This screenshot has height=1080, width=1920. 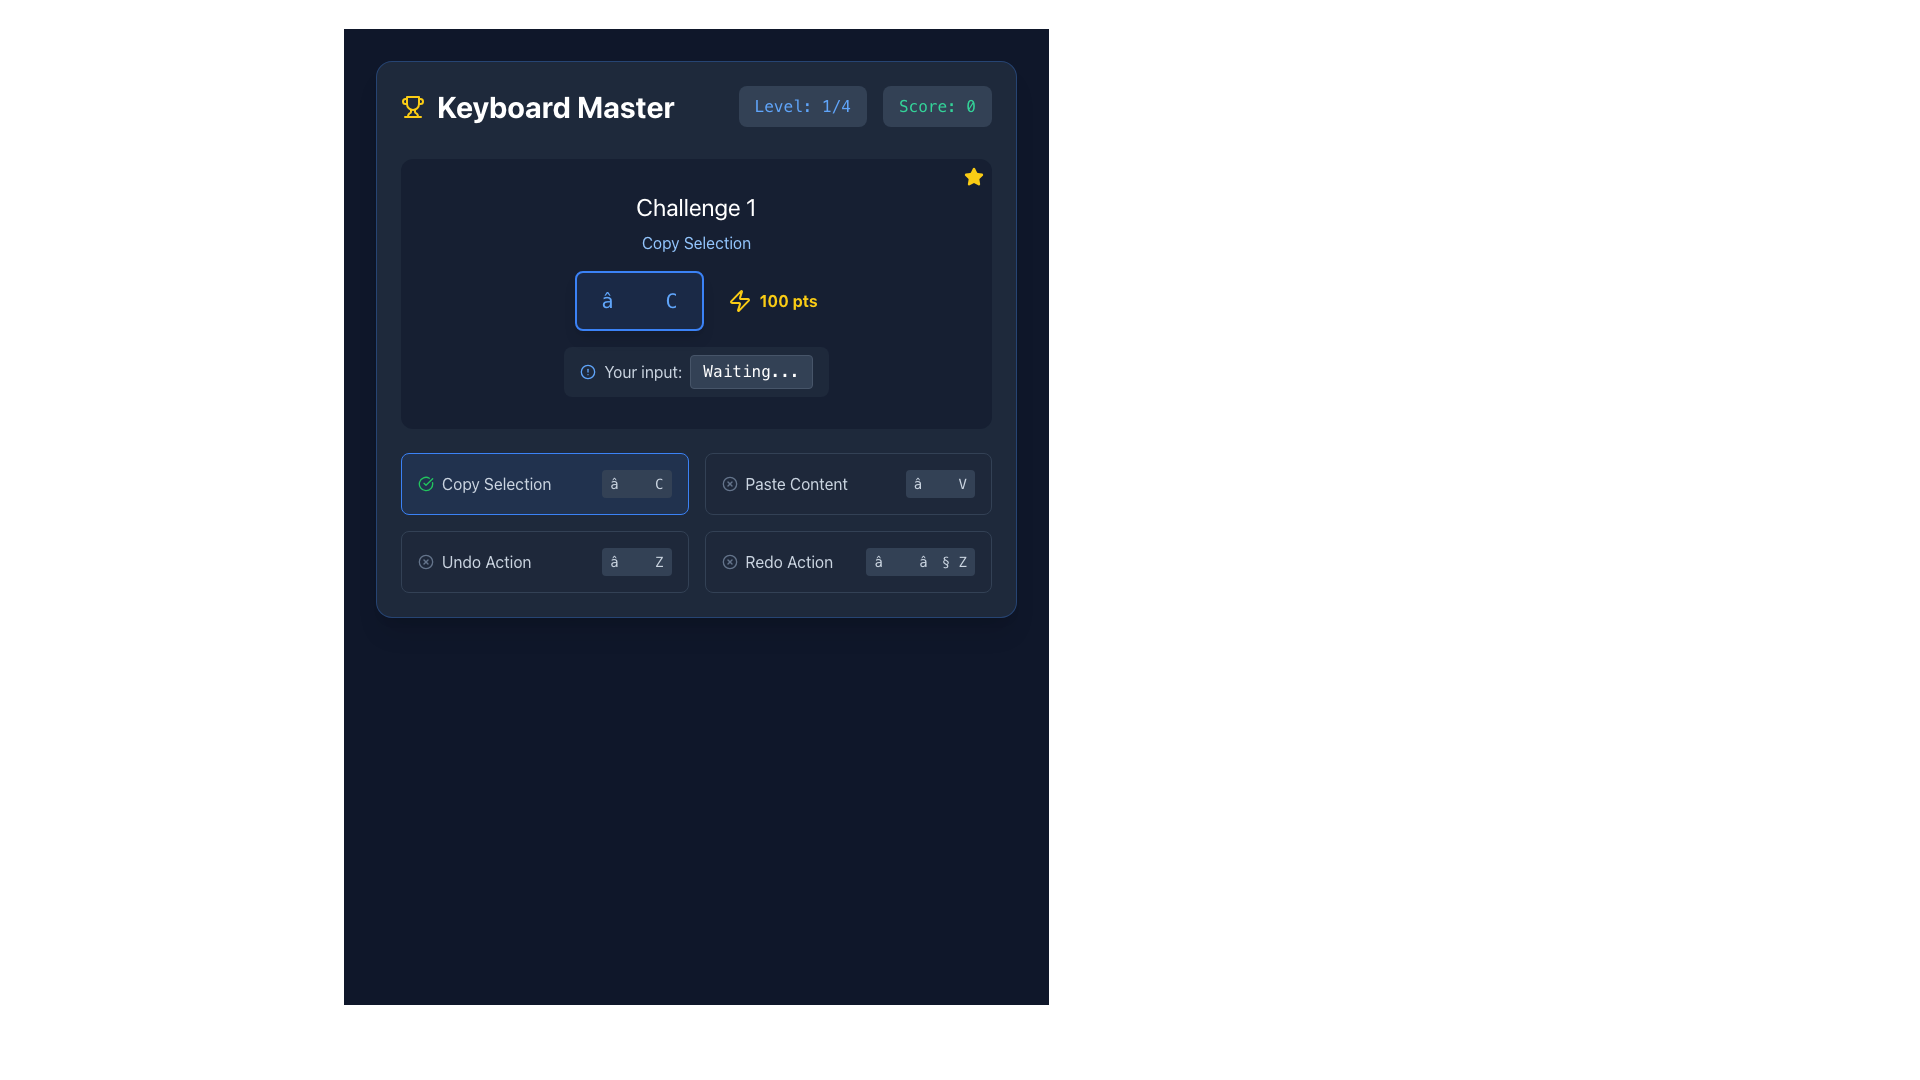 What do you see at coordinates (776, 562) in the screenshot?
I see `the redo button located in the bottom-right section of the interface` at bounding box center [776, 562].